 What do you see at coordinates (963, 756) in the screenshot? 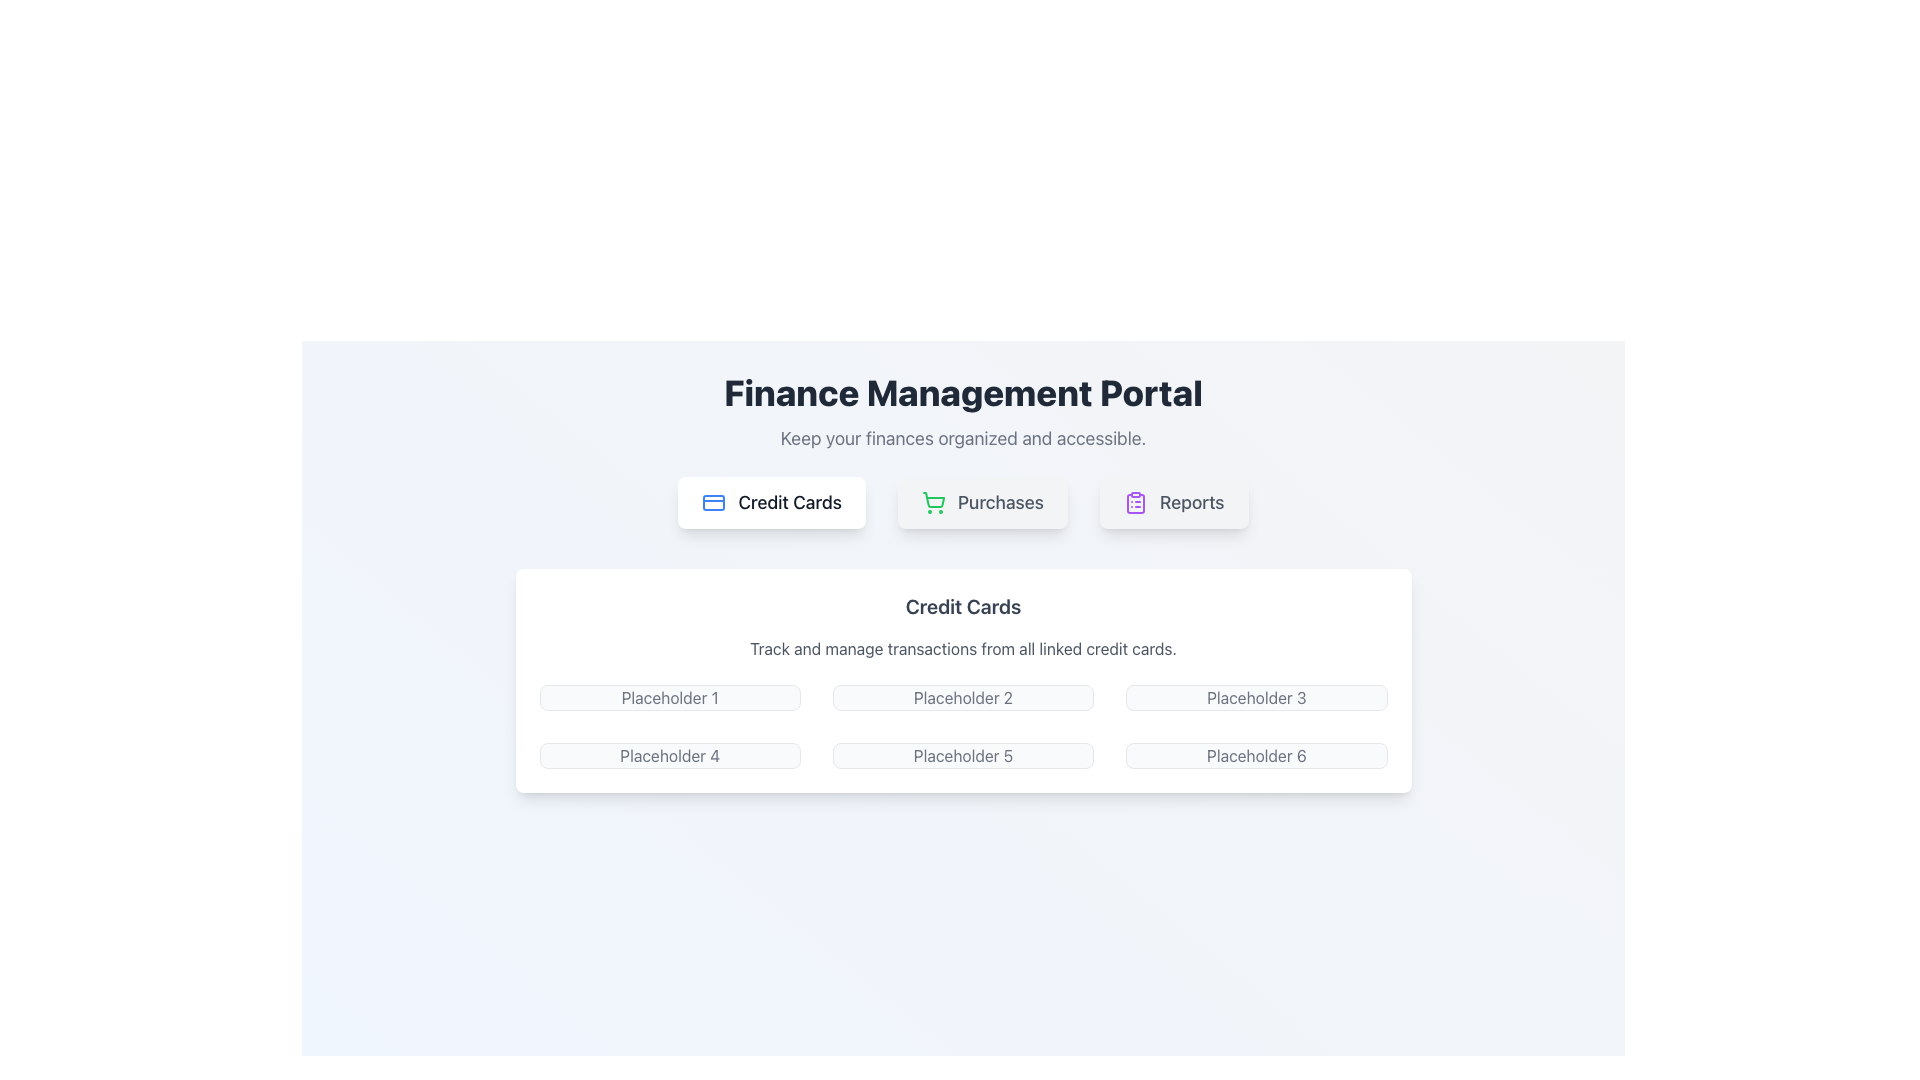
I see `the button labeled 'Placeholder 5', which is a rectangular button with rounded corners and a light gray background, located in the second row and second column of a grid layout` at bounding box center [963, 756].